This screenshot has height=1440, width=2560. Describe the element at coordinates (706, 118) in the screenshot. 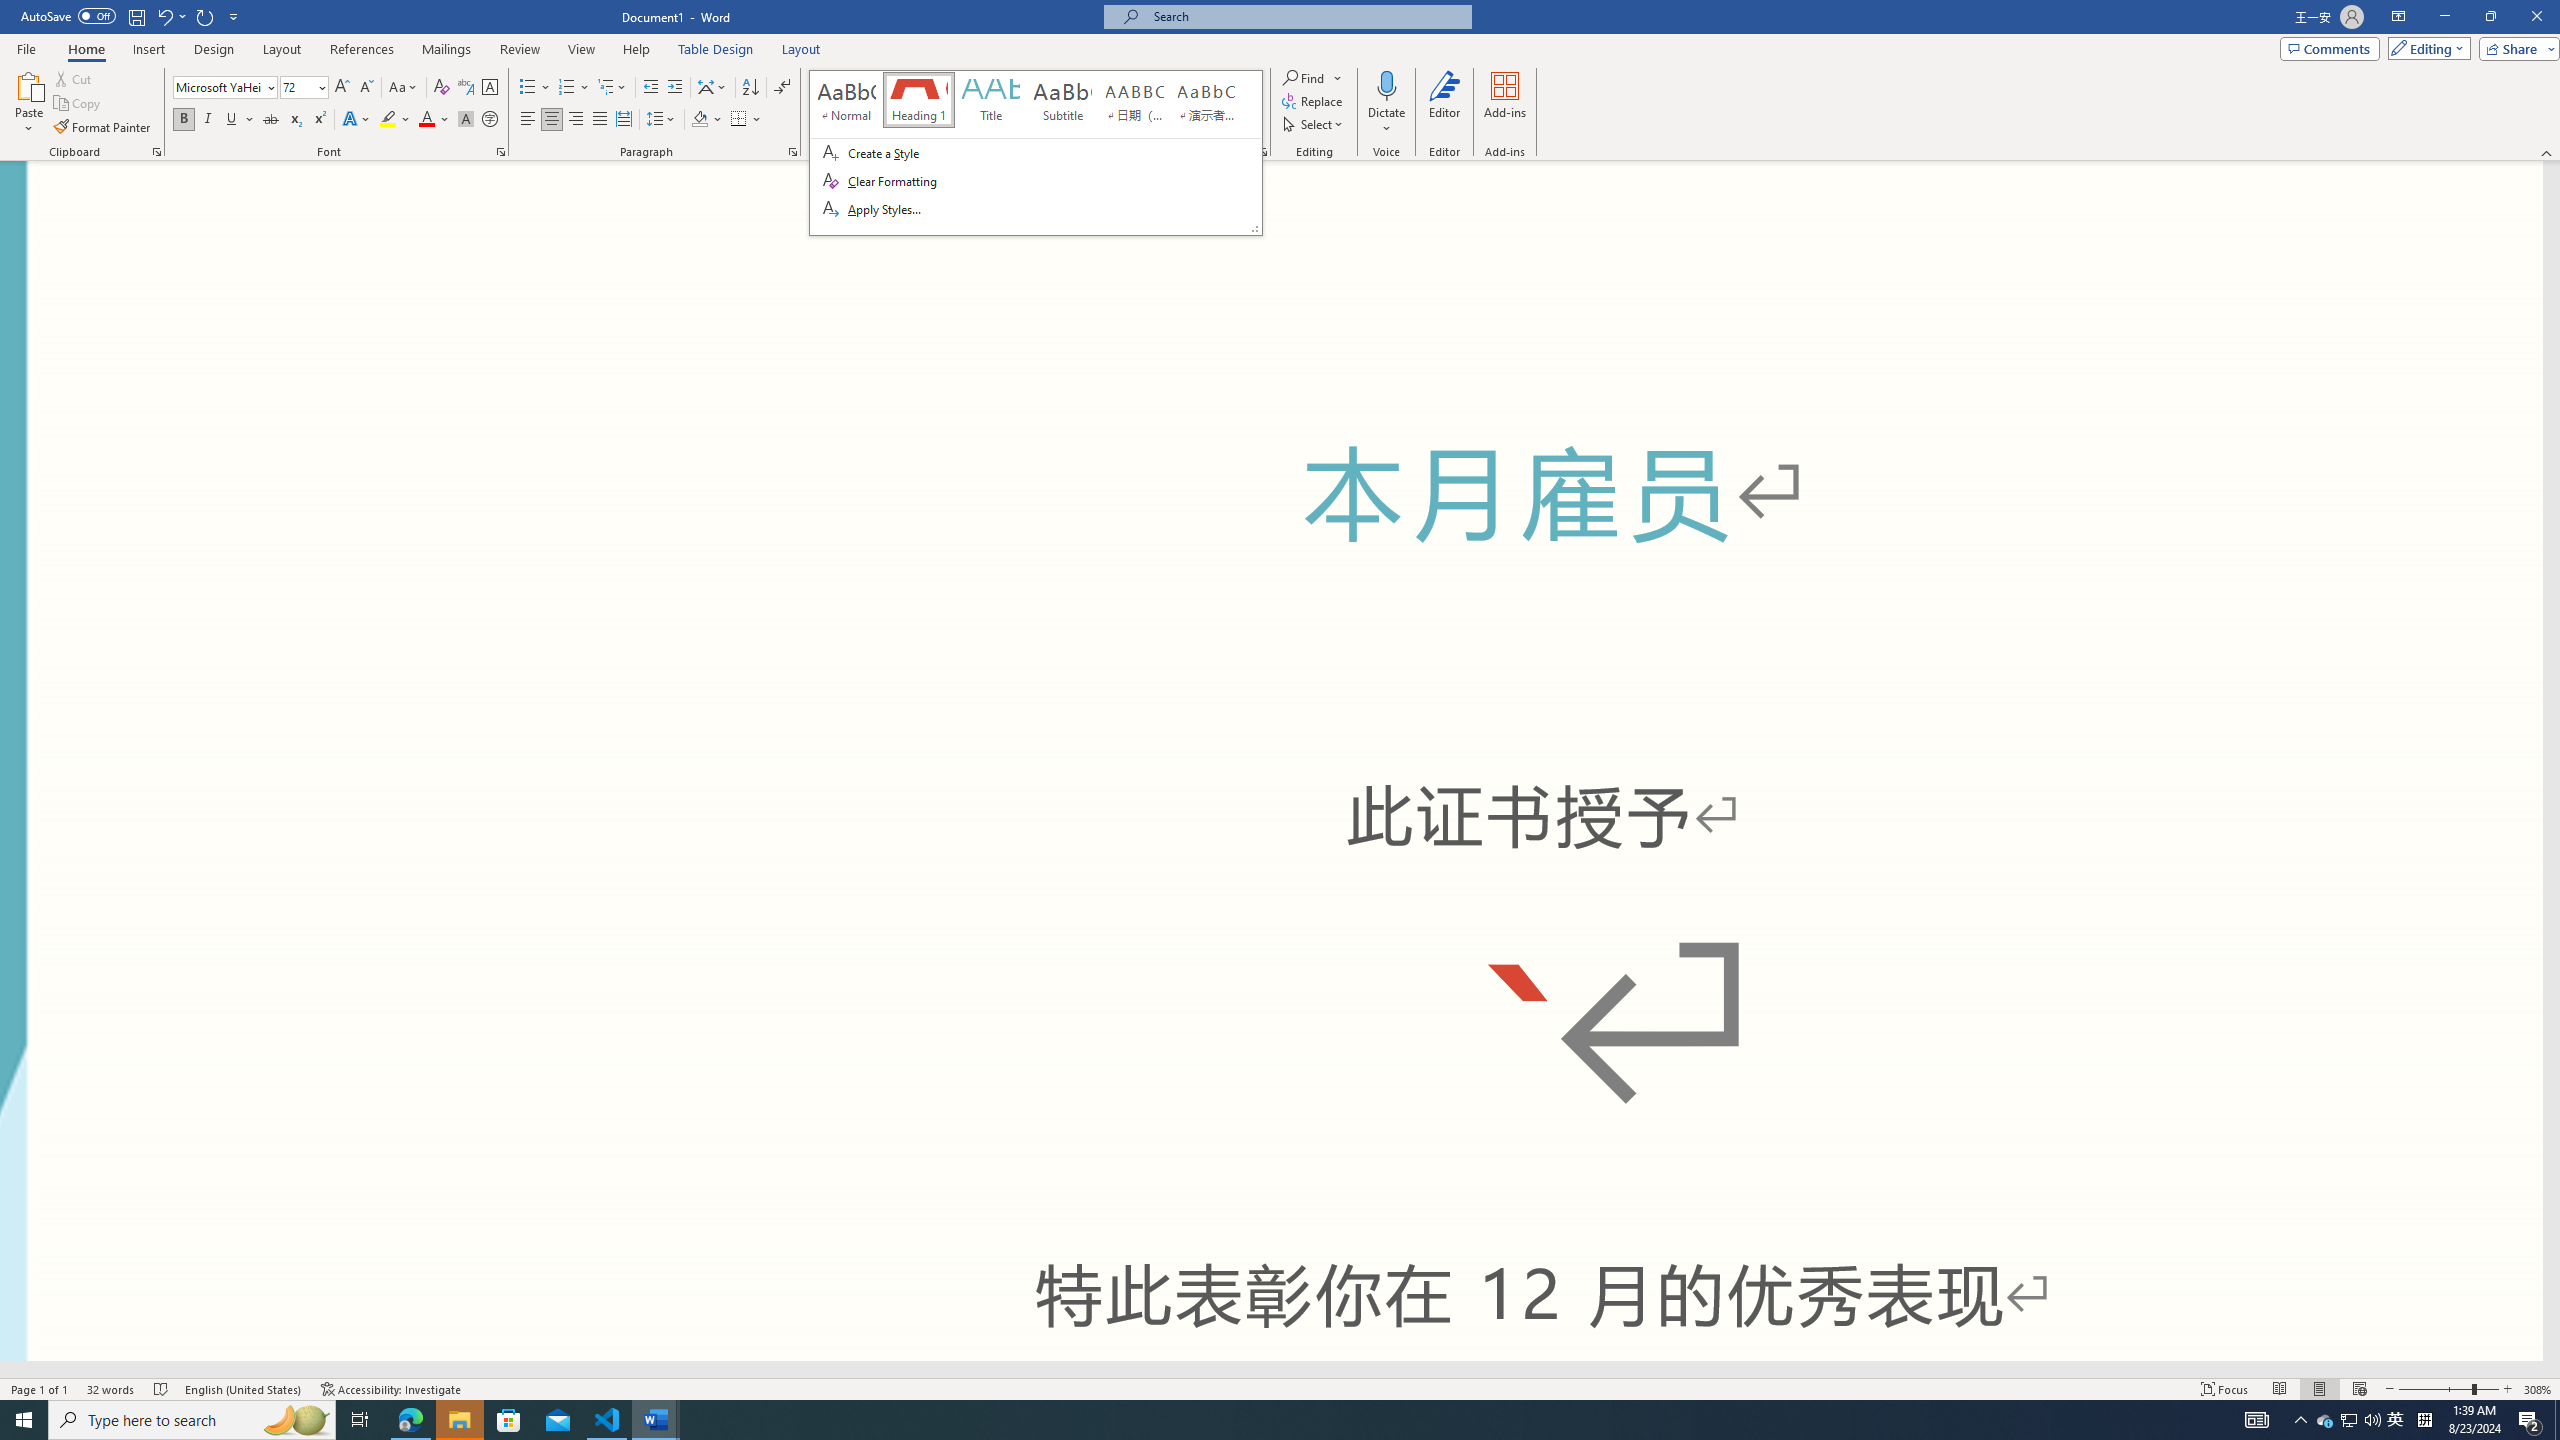

I see `'Shading'` at that location.